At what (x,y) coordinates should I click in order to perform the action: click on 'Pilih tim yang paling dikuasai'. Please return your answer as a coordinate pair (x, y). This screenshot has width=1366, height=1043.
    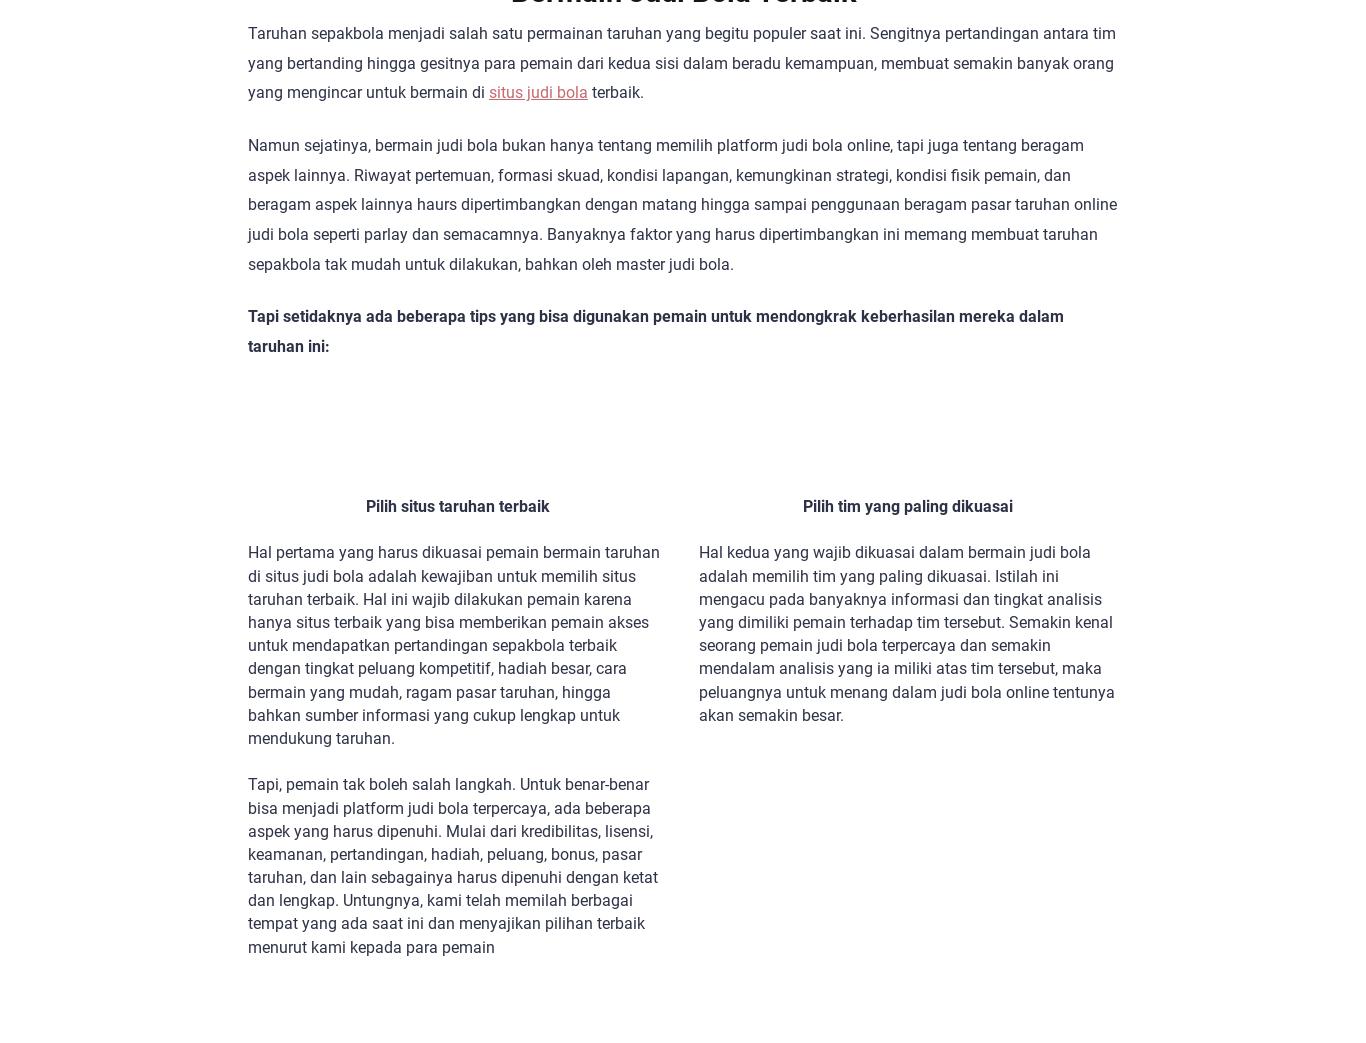
    Looking at the image, I should click on (906, 505).